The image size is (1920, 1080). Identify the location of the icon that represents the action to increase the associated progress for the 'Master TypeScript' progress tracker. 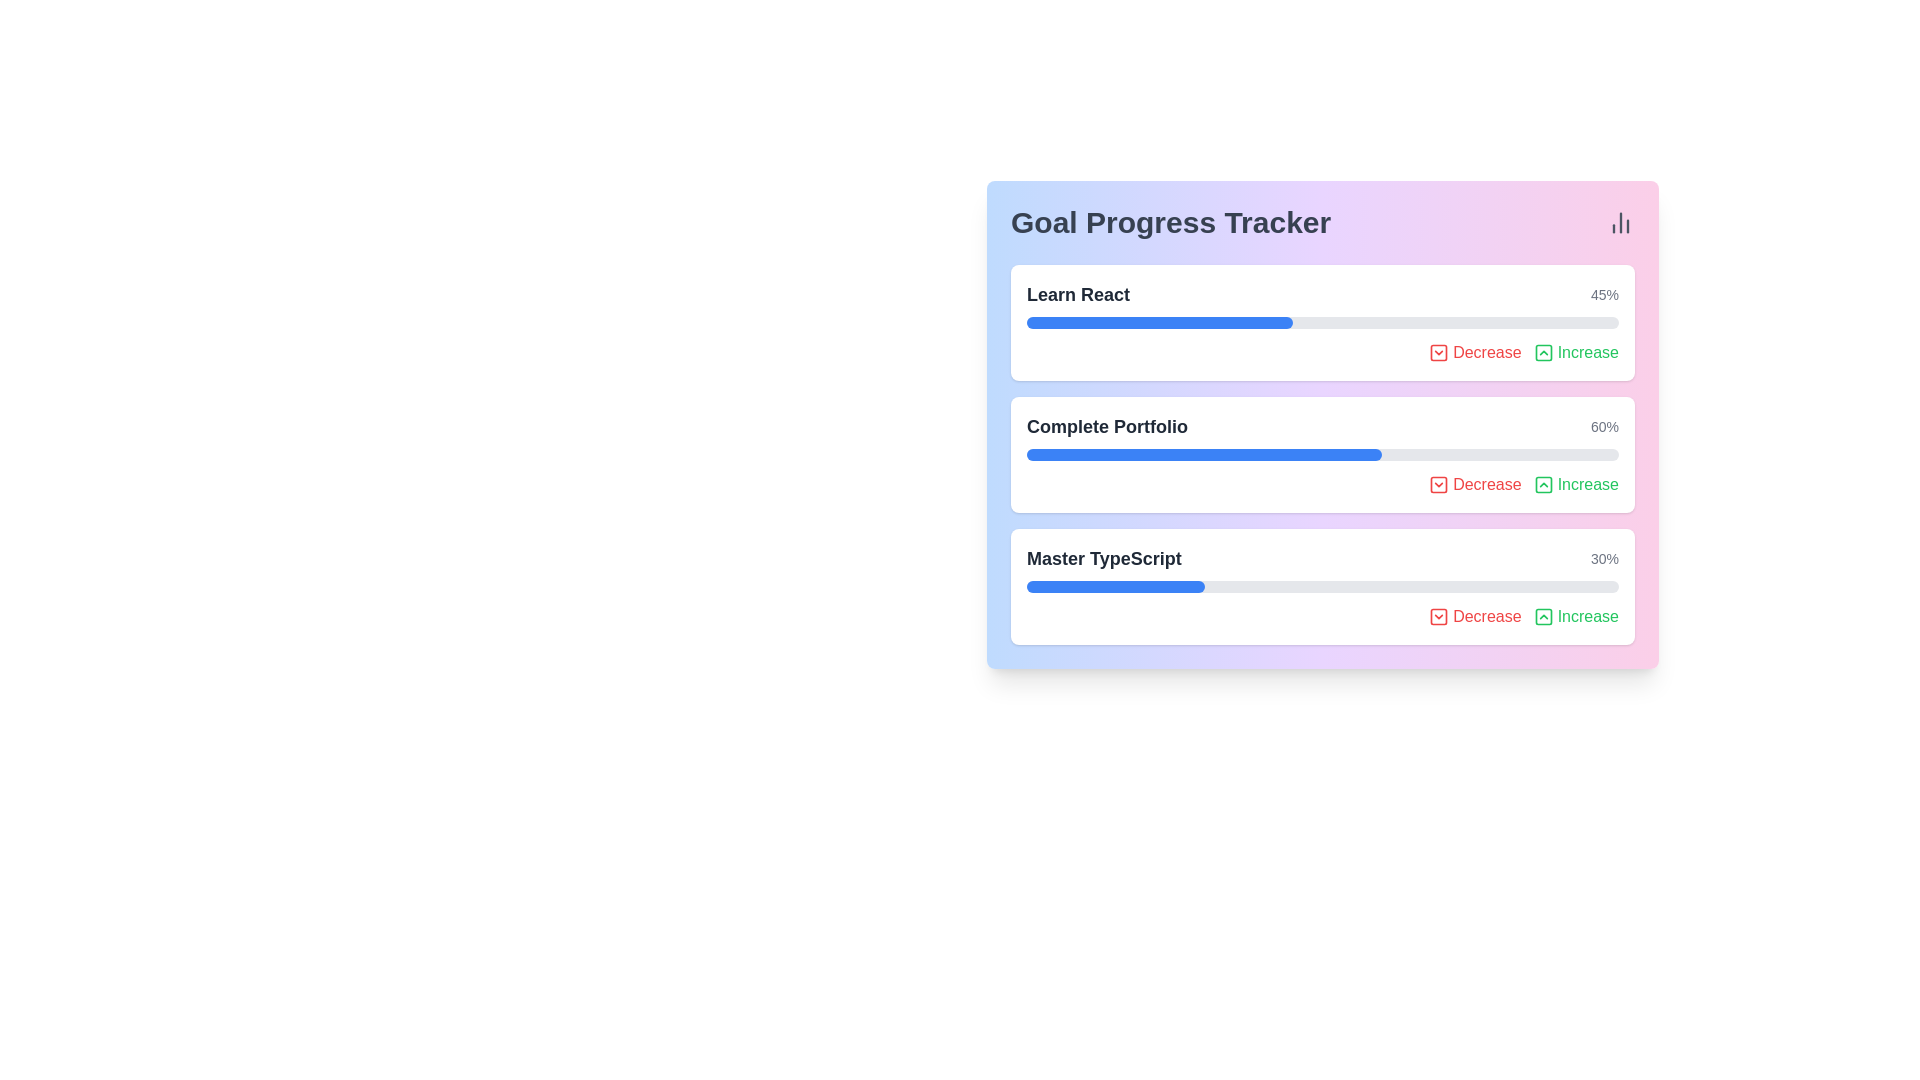
(1542, 616).